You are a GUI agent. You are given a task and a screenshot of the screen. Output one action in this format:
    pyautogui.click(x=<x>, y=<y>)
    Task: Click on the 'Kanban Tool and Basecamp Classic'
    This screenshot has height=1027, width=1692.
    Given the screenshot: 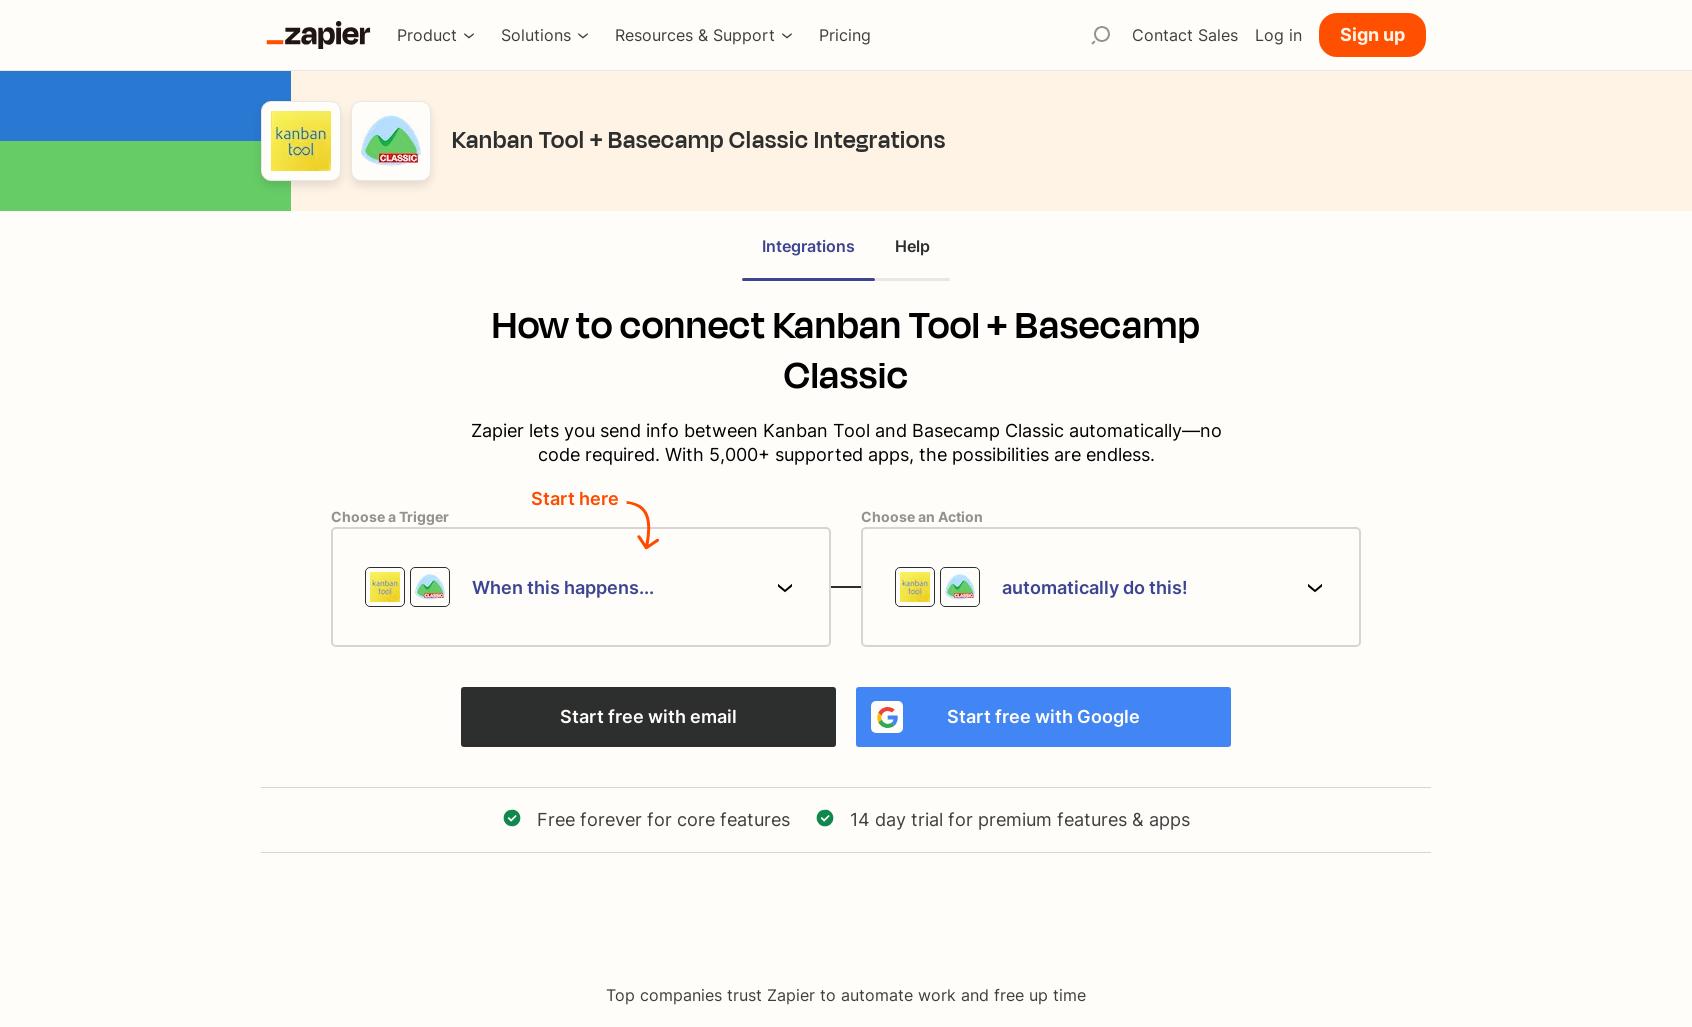 What is the action you would take?
    pyautogui.click(x=911, y=429)
    